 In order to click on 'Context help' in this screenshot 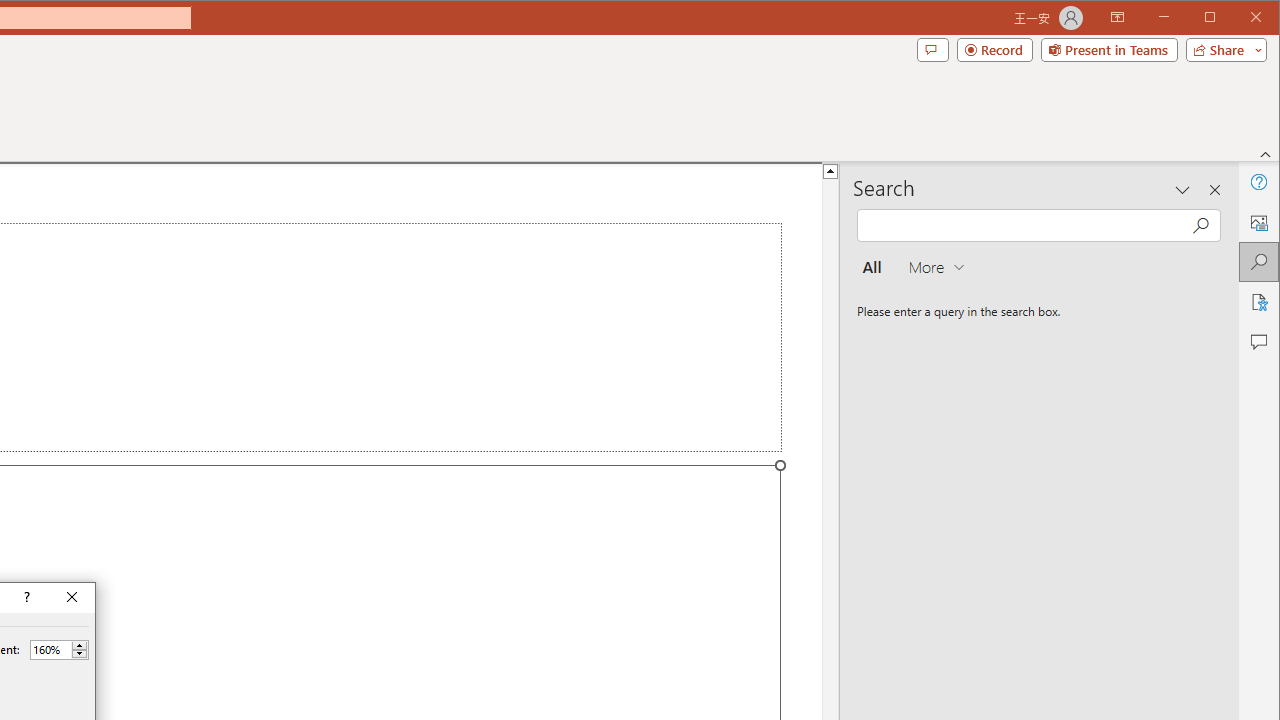, I will do `click(25, 596)`.